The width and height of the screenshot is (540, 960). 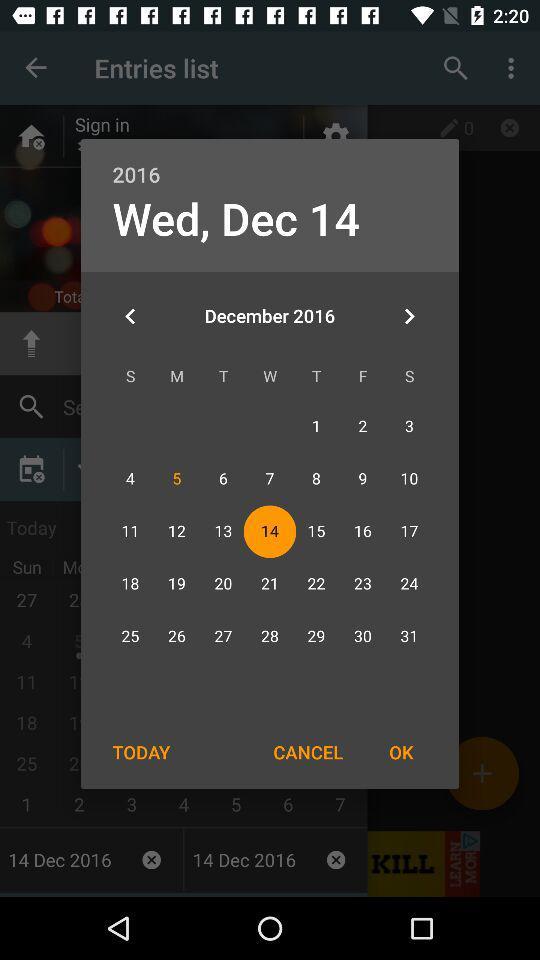 What do you see at coordinates (140, 751) in the screenshot?
I see `icon to the left of the cancel item` at bounding box center [140, 751].